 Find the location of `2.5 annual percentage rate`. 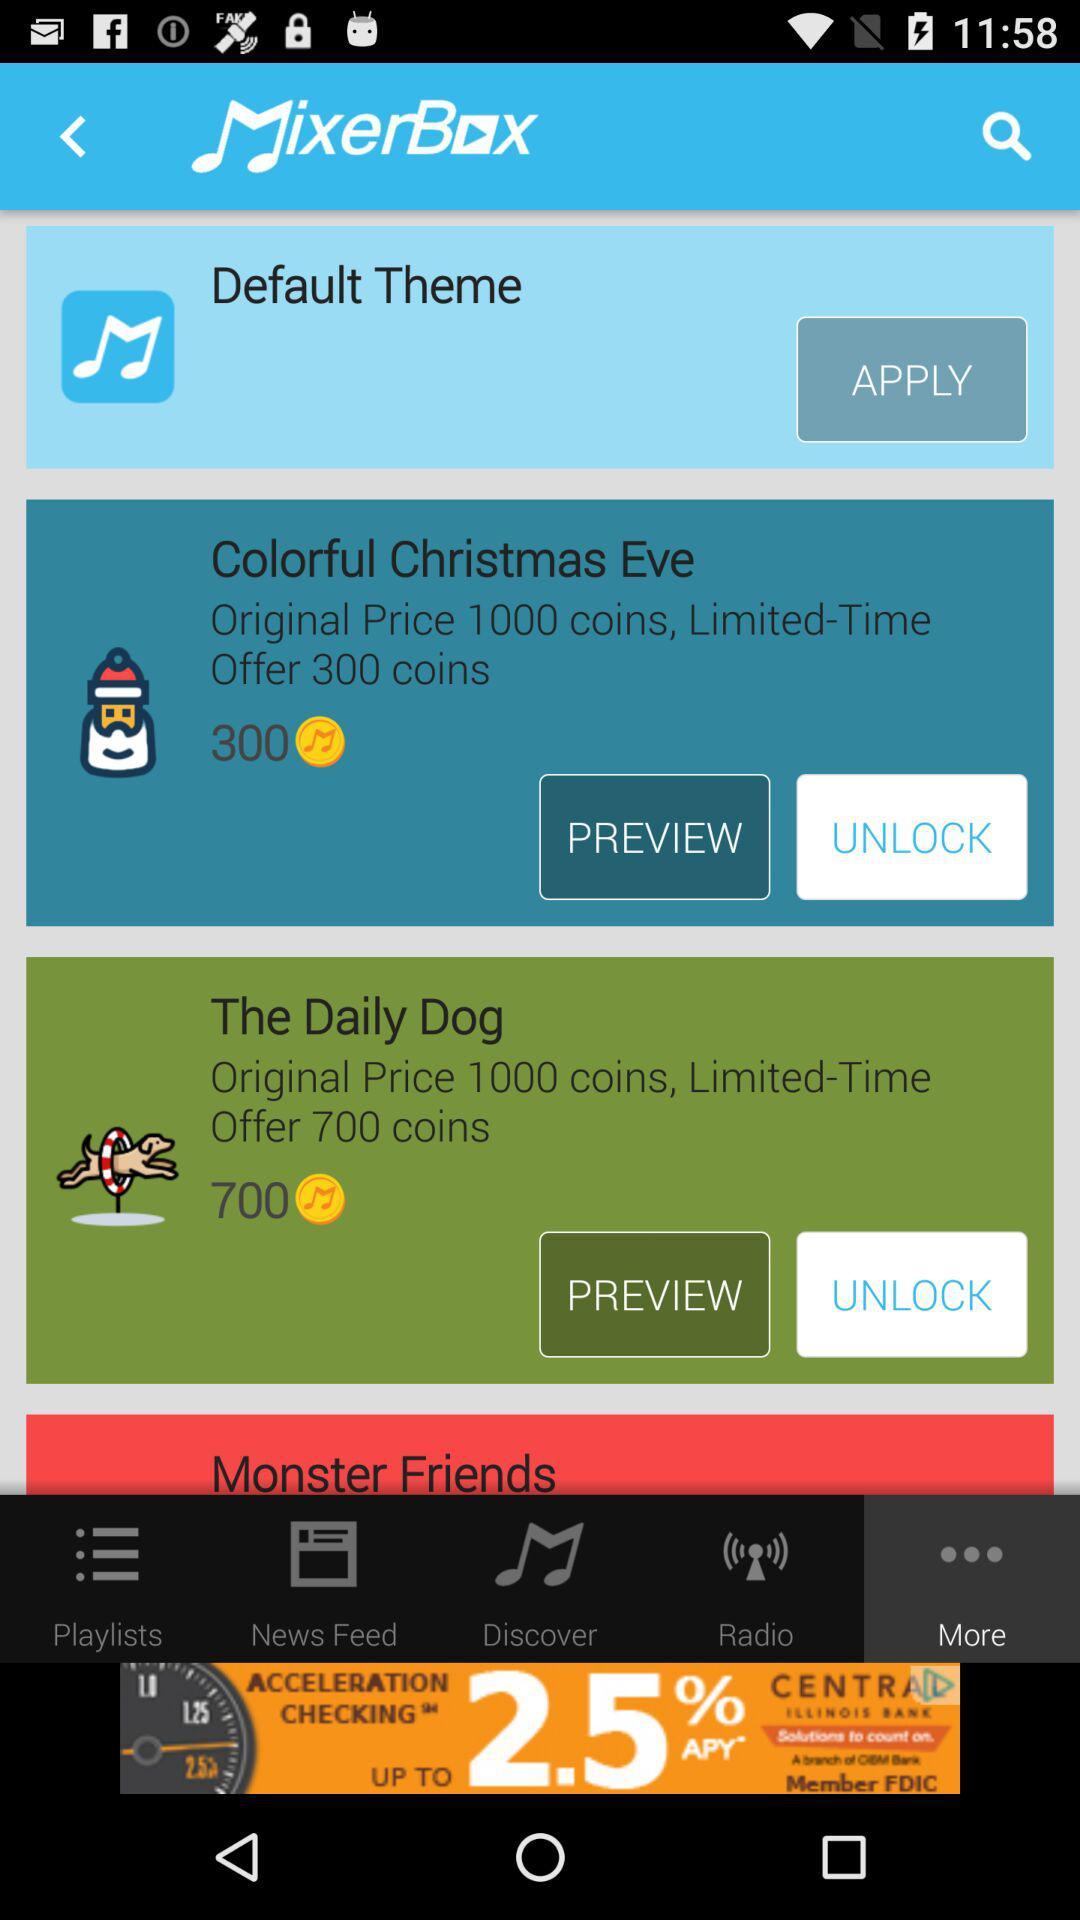

2.5 annual percentage rate is located at coordinates (540, 1727).